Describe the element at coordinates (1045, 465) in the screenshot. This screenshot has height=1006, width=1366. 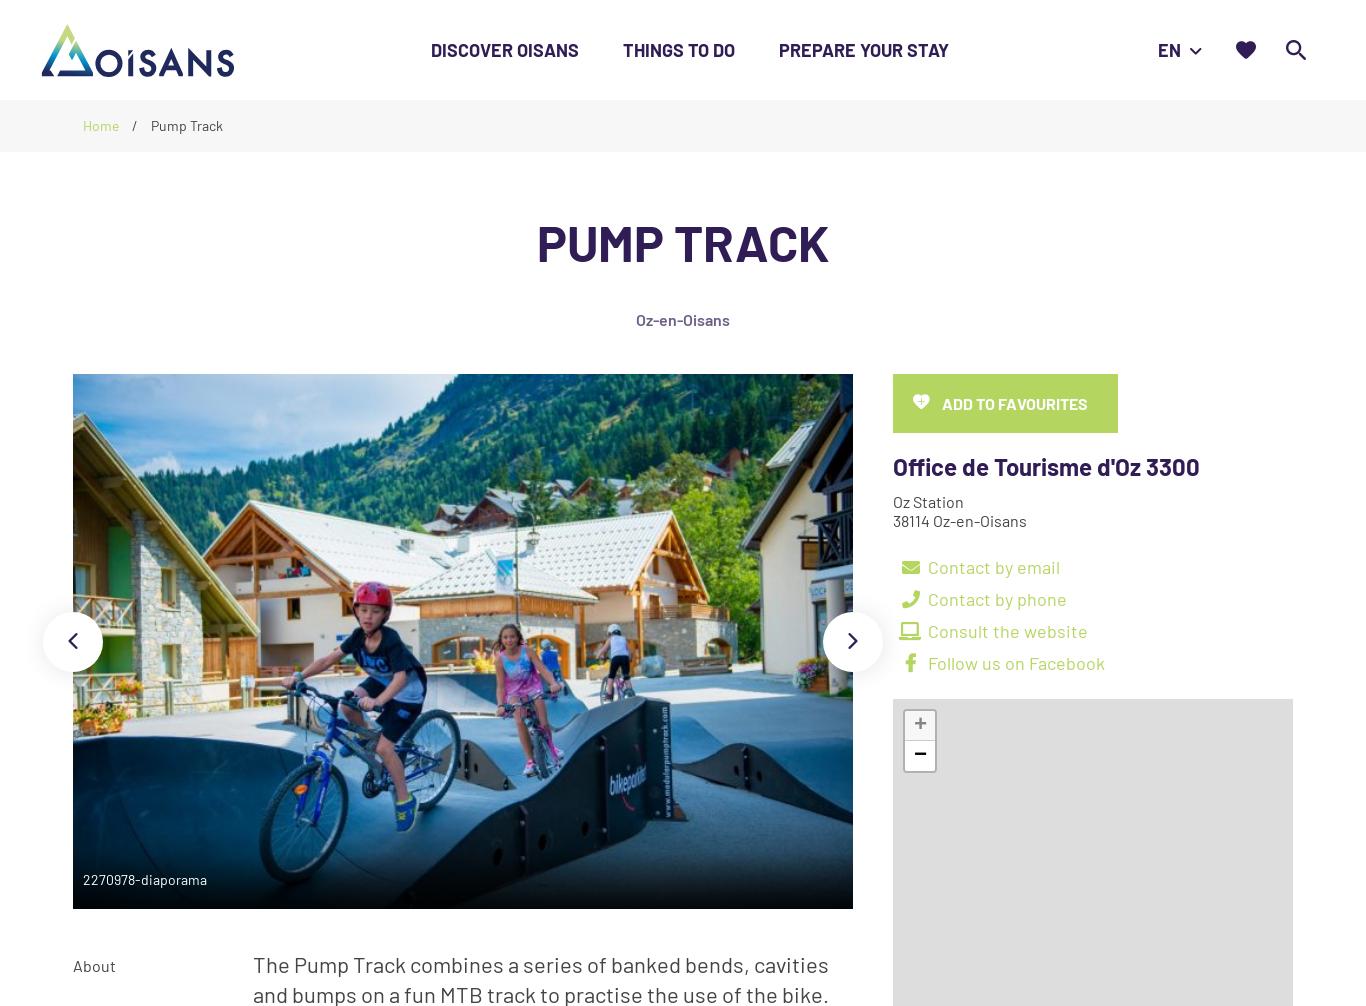
I see `'Office de Tourisme d'Oz 3300'` at that location.